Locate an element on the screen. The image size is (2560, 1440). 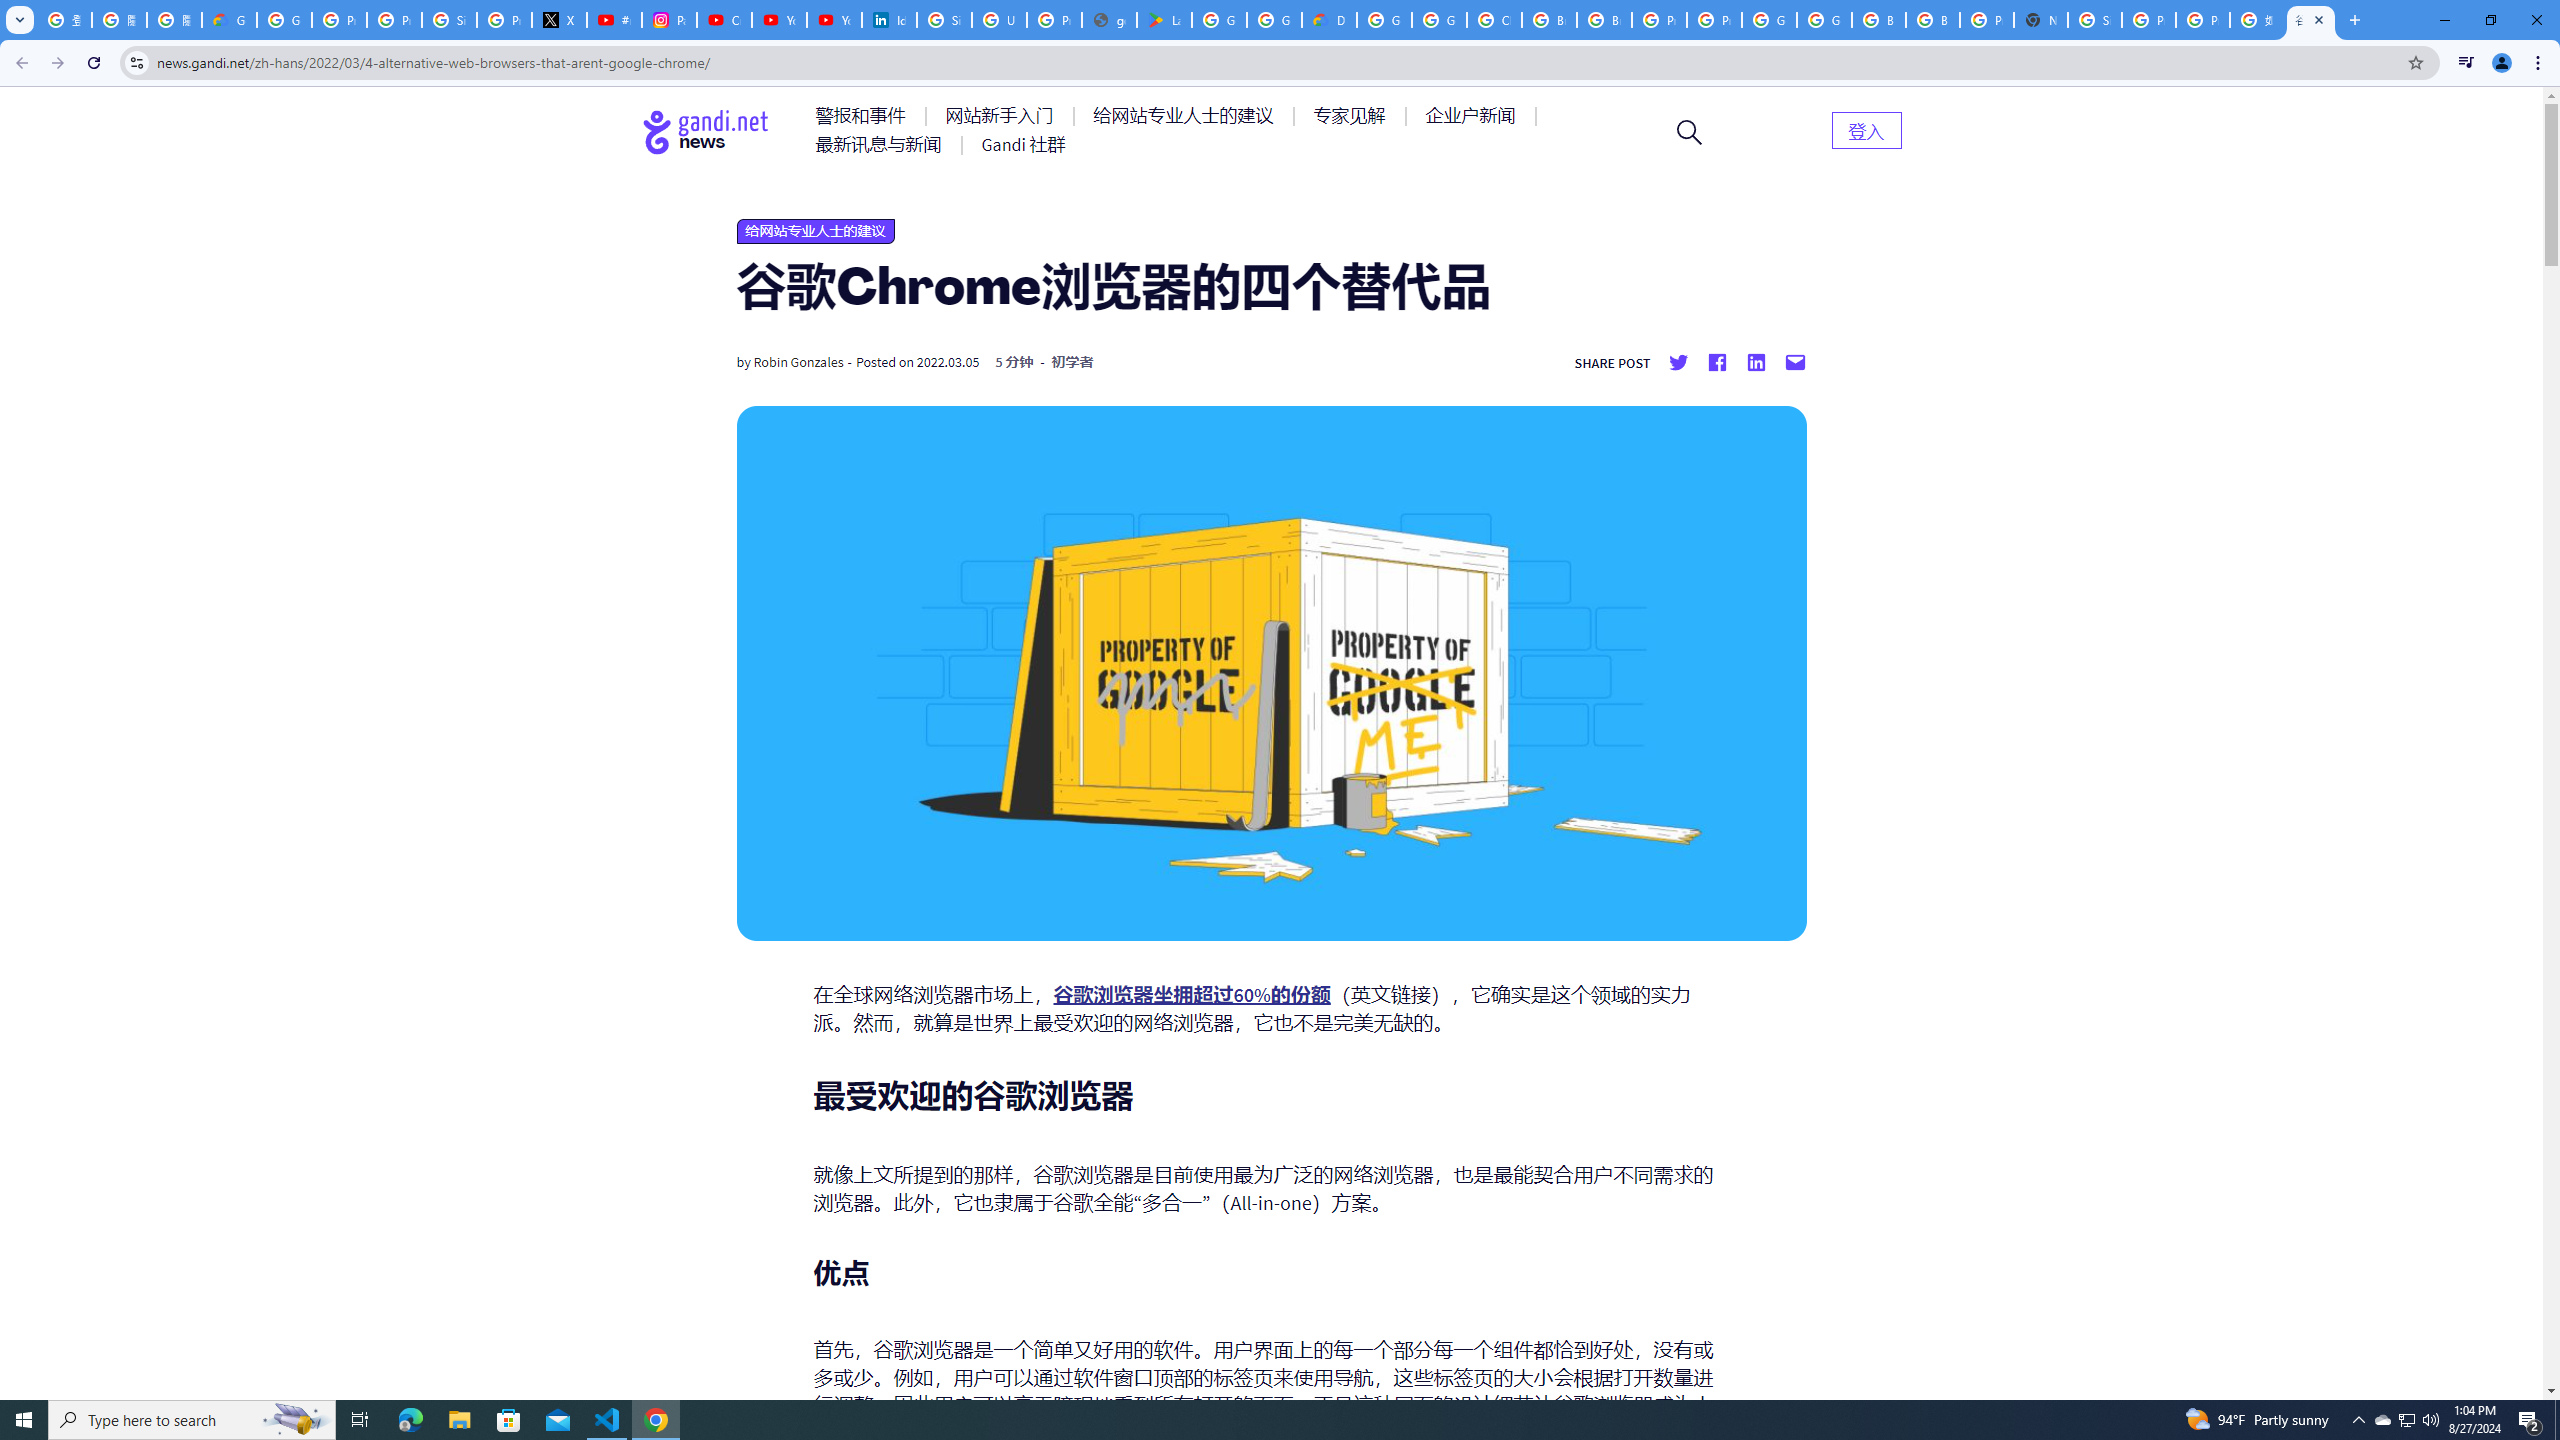
'Google Cloud Privacy Notice' is located at coordinates (228, 19).